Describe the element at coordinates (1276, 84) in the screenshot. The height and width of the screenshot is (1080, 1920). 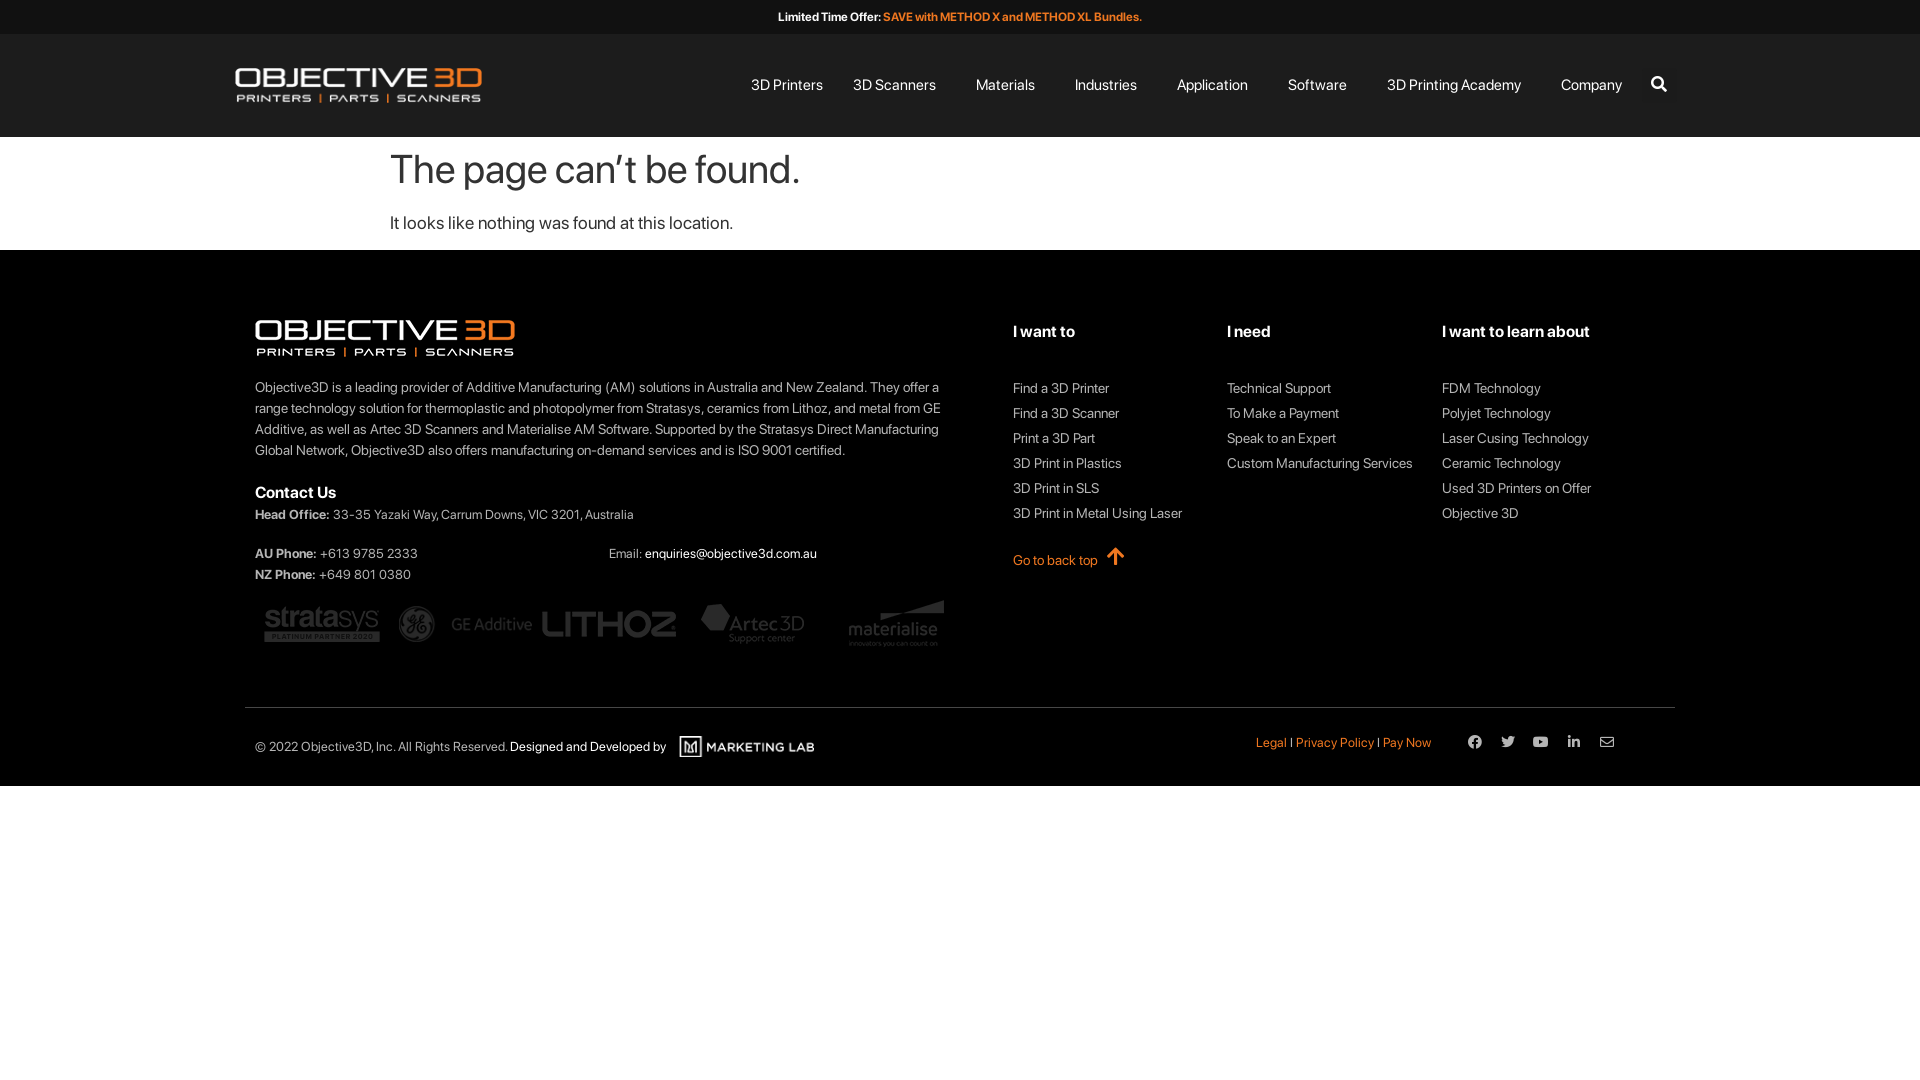
I see `'Software'` at that location.